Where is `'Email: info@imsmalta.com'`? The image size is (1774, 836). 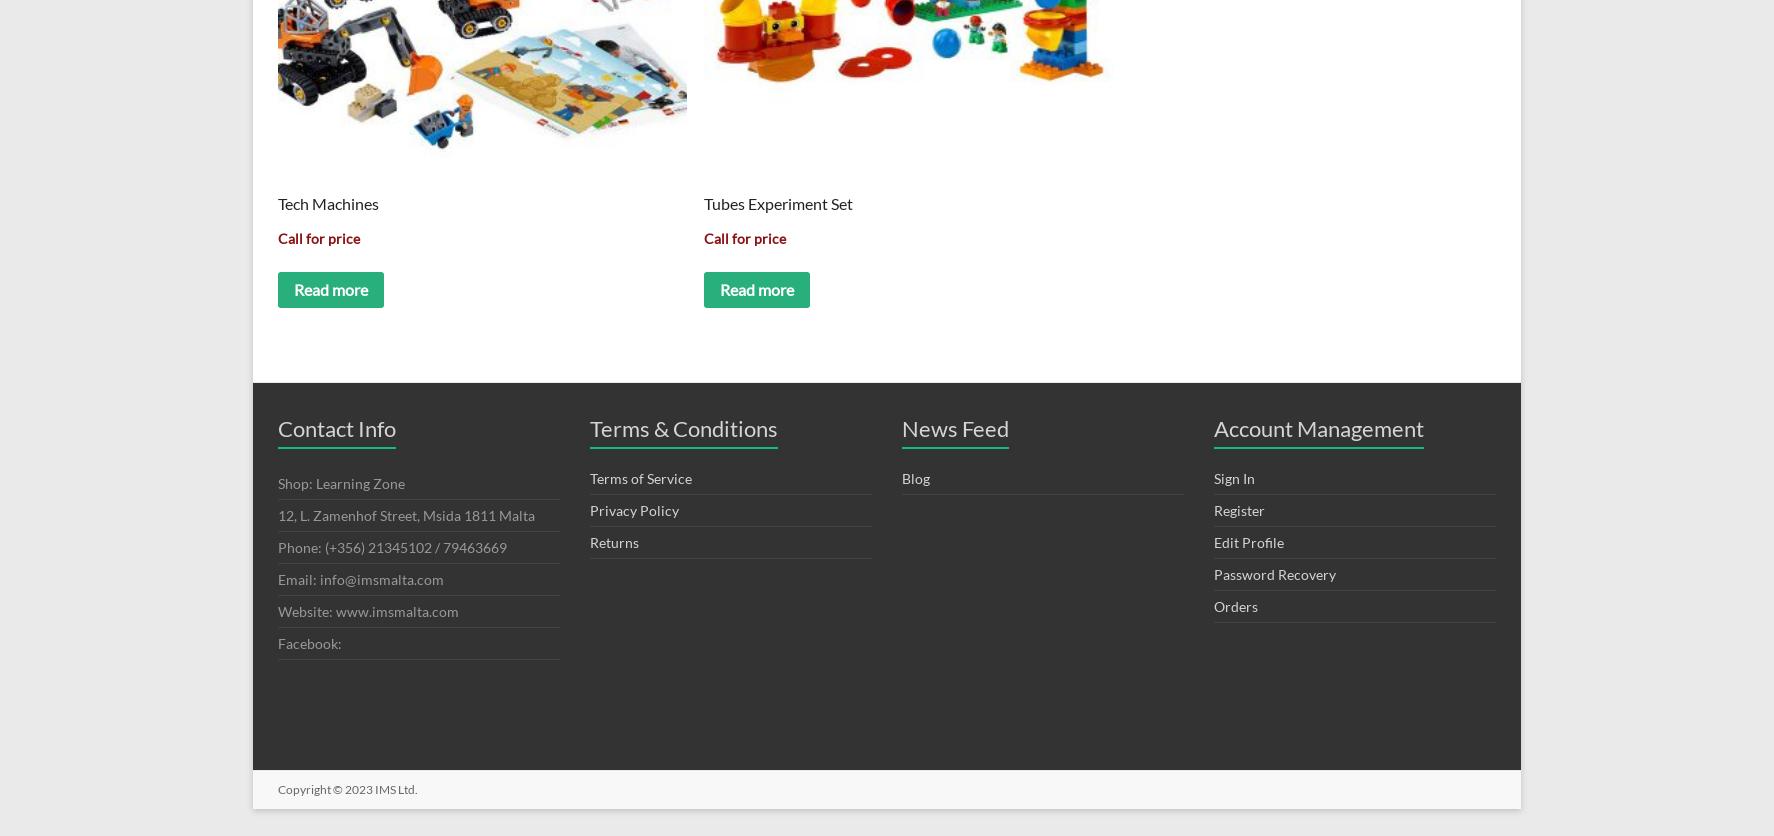
'Email: info@imsmalta.com' is located at coordinates (360, 577).